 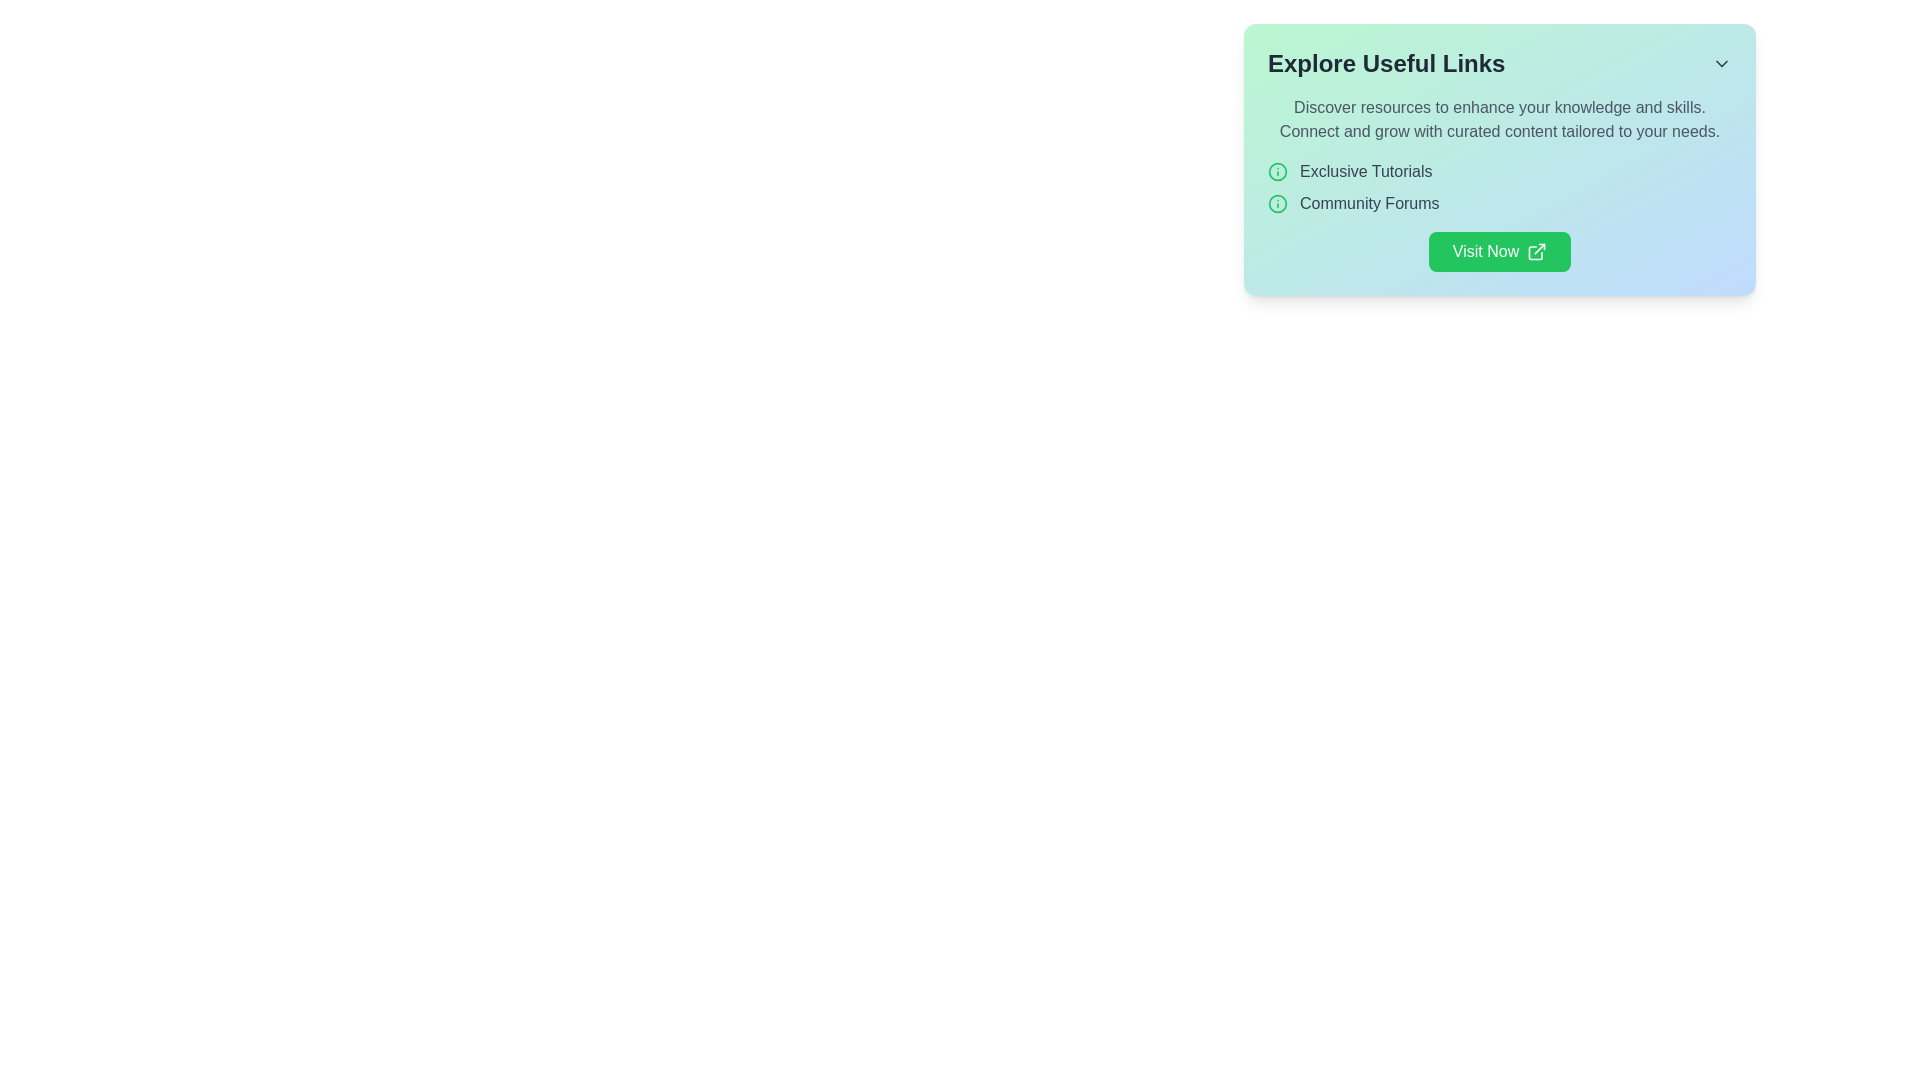 What do you see at coordinates (1499, 119) in the screenshot?
I see `the centered static text block containing two sentences, styled in grey font against a gradient background, positioned beneath the title 'Explore Useful Links'` at bounding box center [1499, 119].